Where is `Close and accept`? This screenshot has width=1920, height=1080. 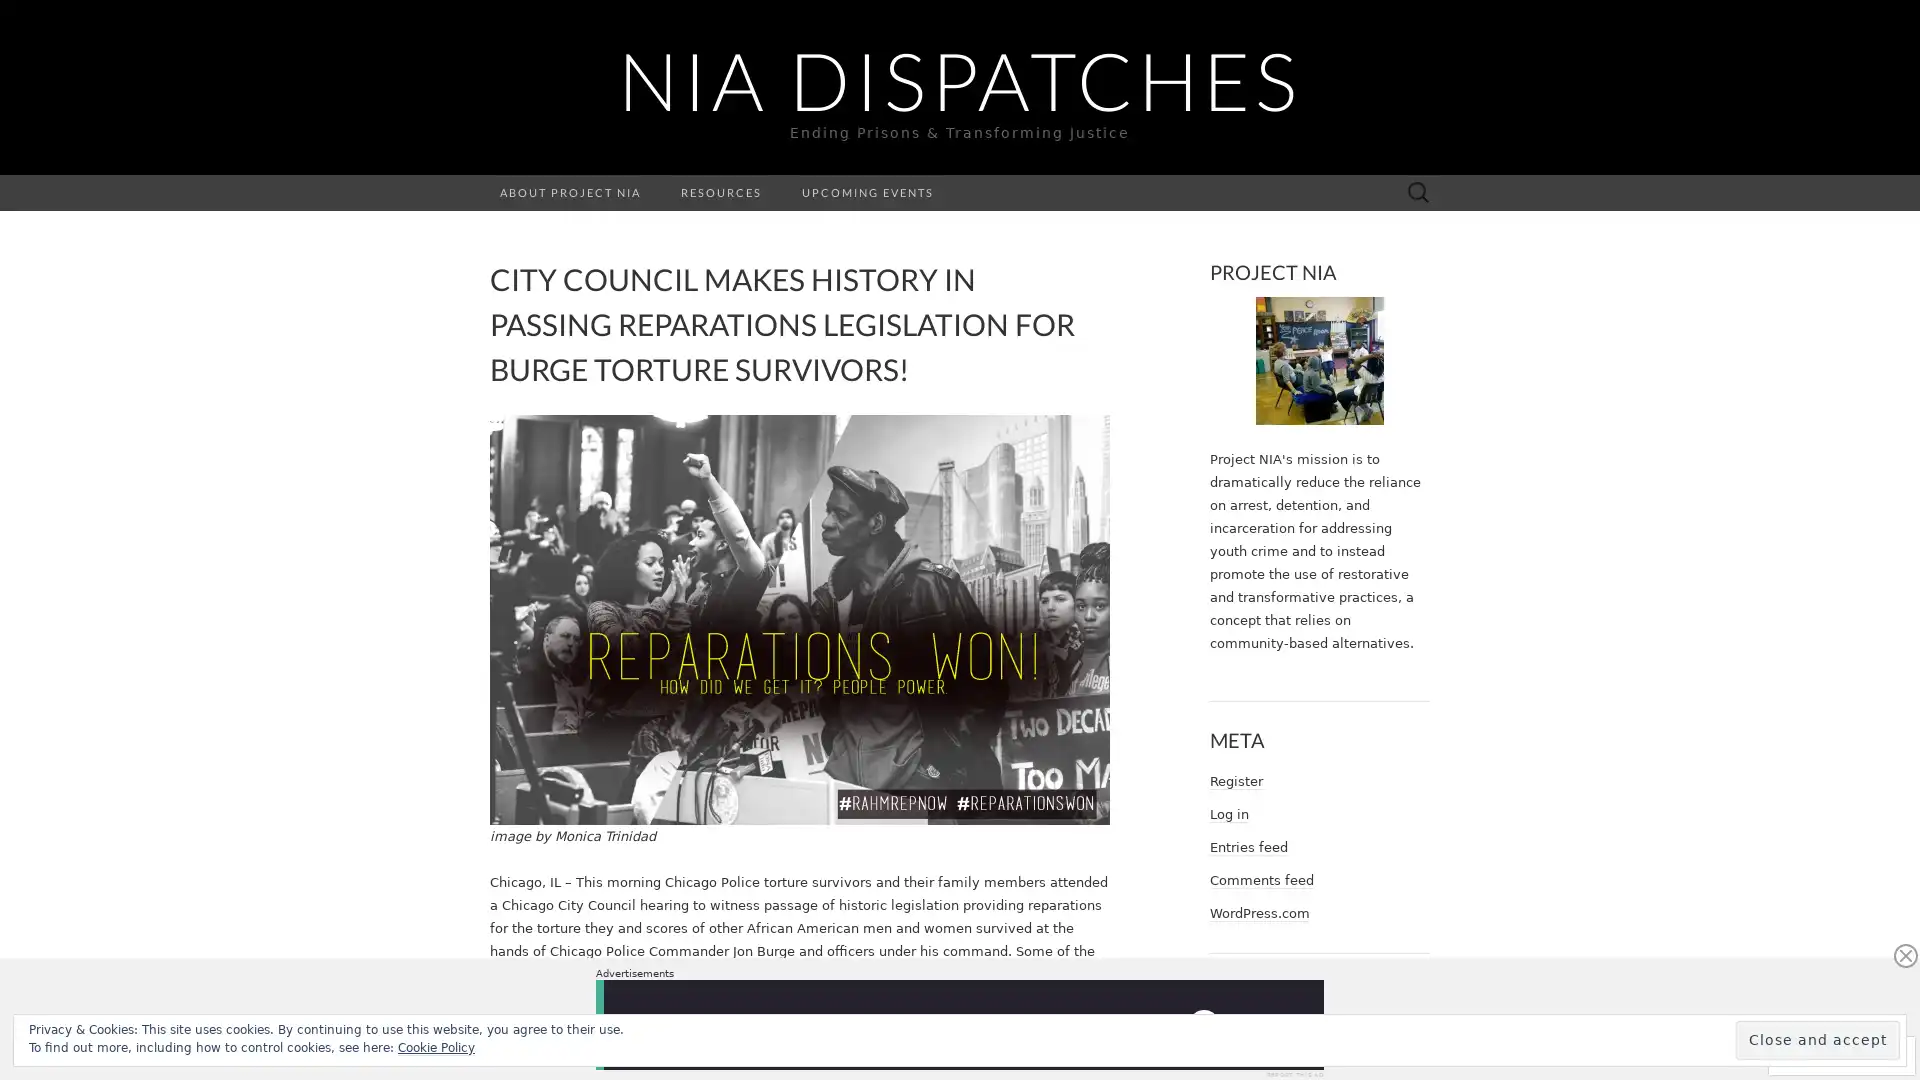 Close and accept is located at coordinates (1818, 1039).